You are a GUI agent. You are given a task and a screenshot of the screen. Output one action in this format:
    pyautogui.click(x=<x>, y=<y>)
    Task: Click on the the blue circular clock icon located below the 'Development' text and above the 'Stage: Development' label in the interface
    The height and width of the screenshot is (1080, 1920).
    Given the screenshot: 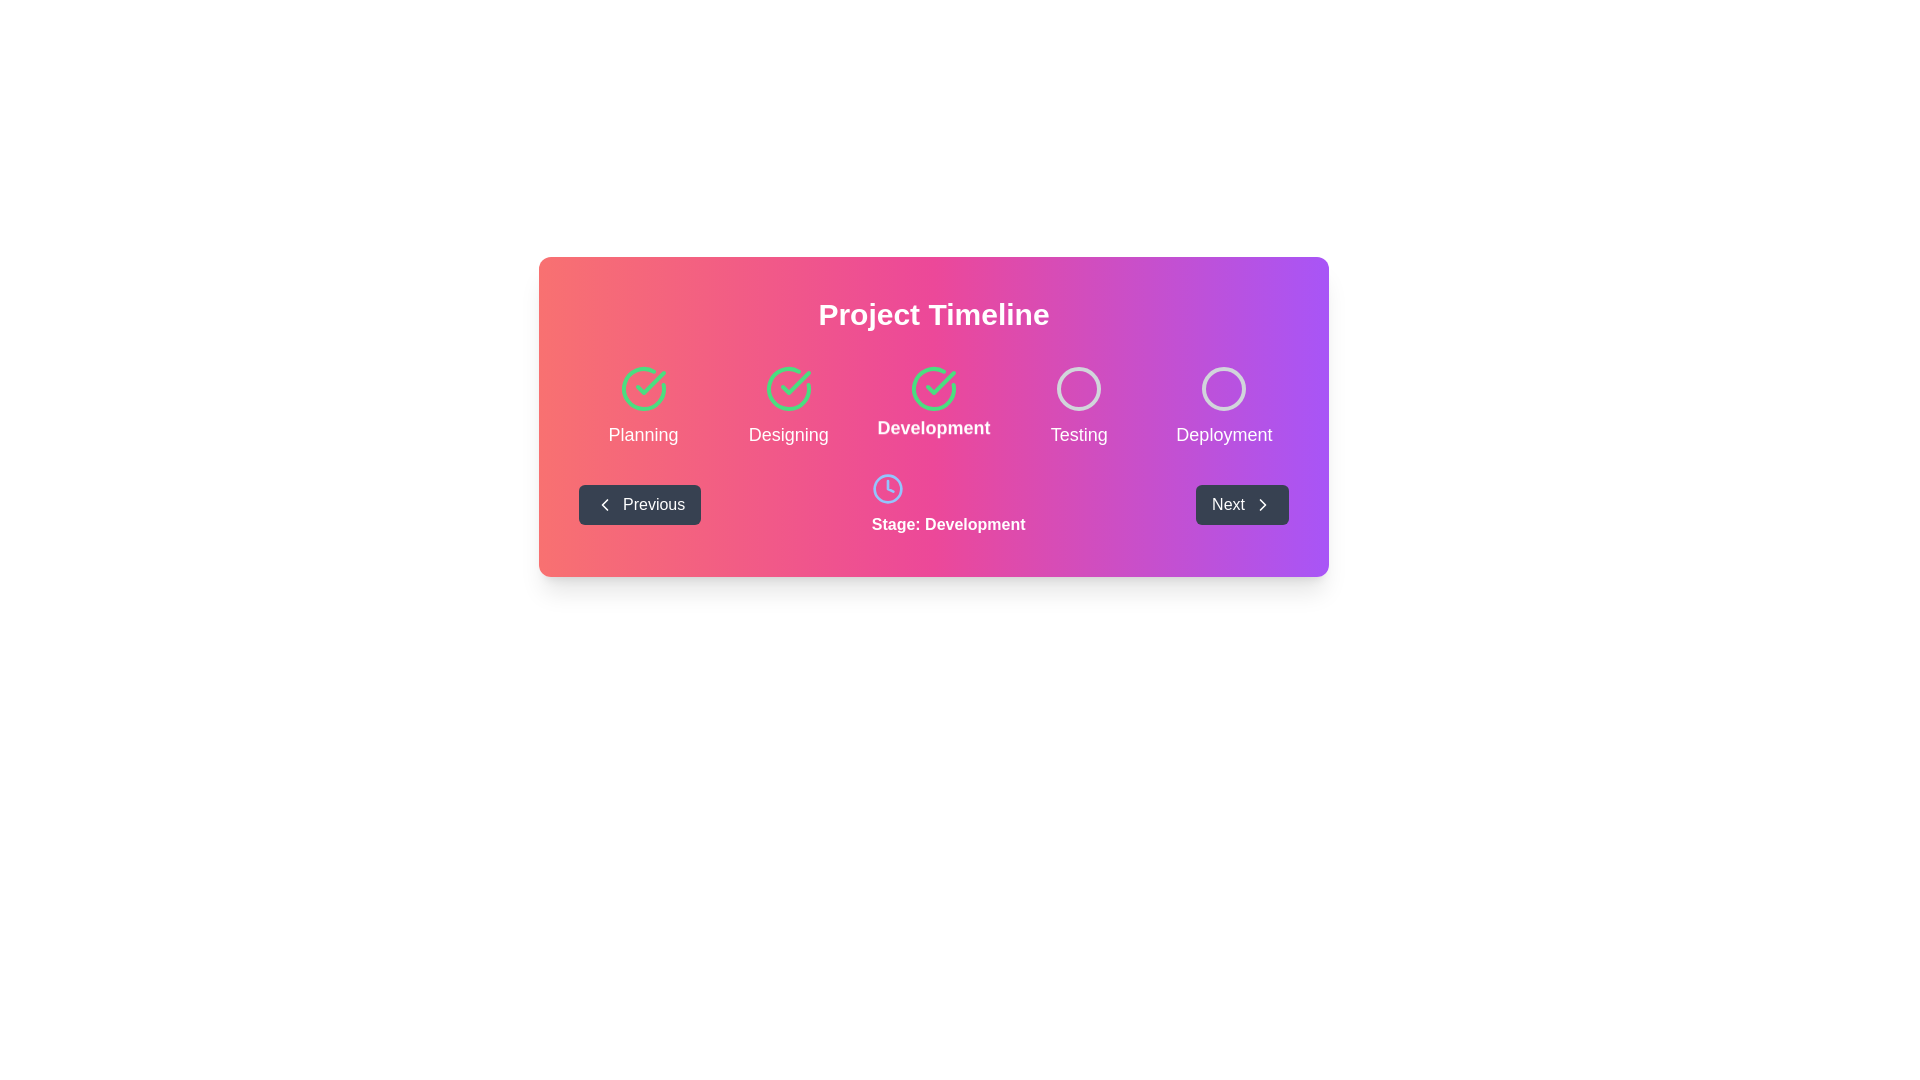 What is the action you would take?
    pyautogui.click(x=886, y=489)
    